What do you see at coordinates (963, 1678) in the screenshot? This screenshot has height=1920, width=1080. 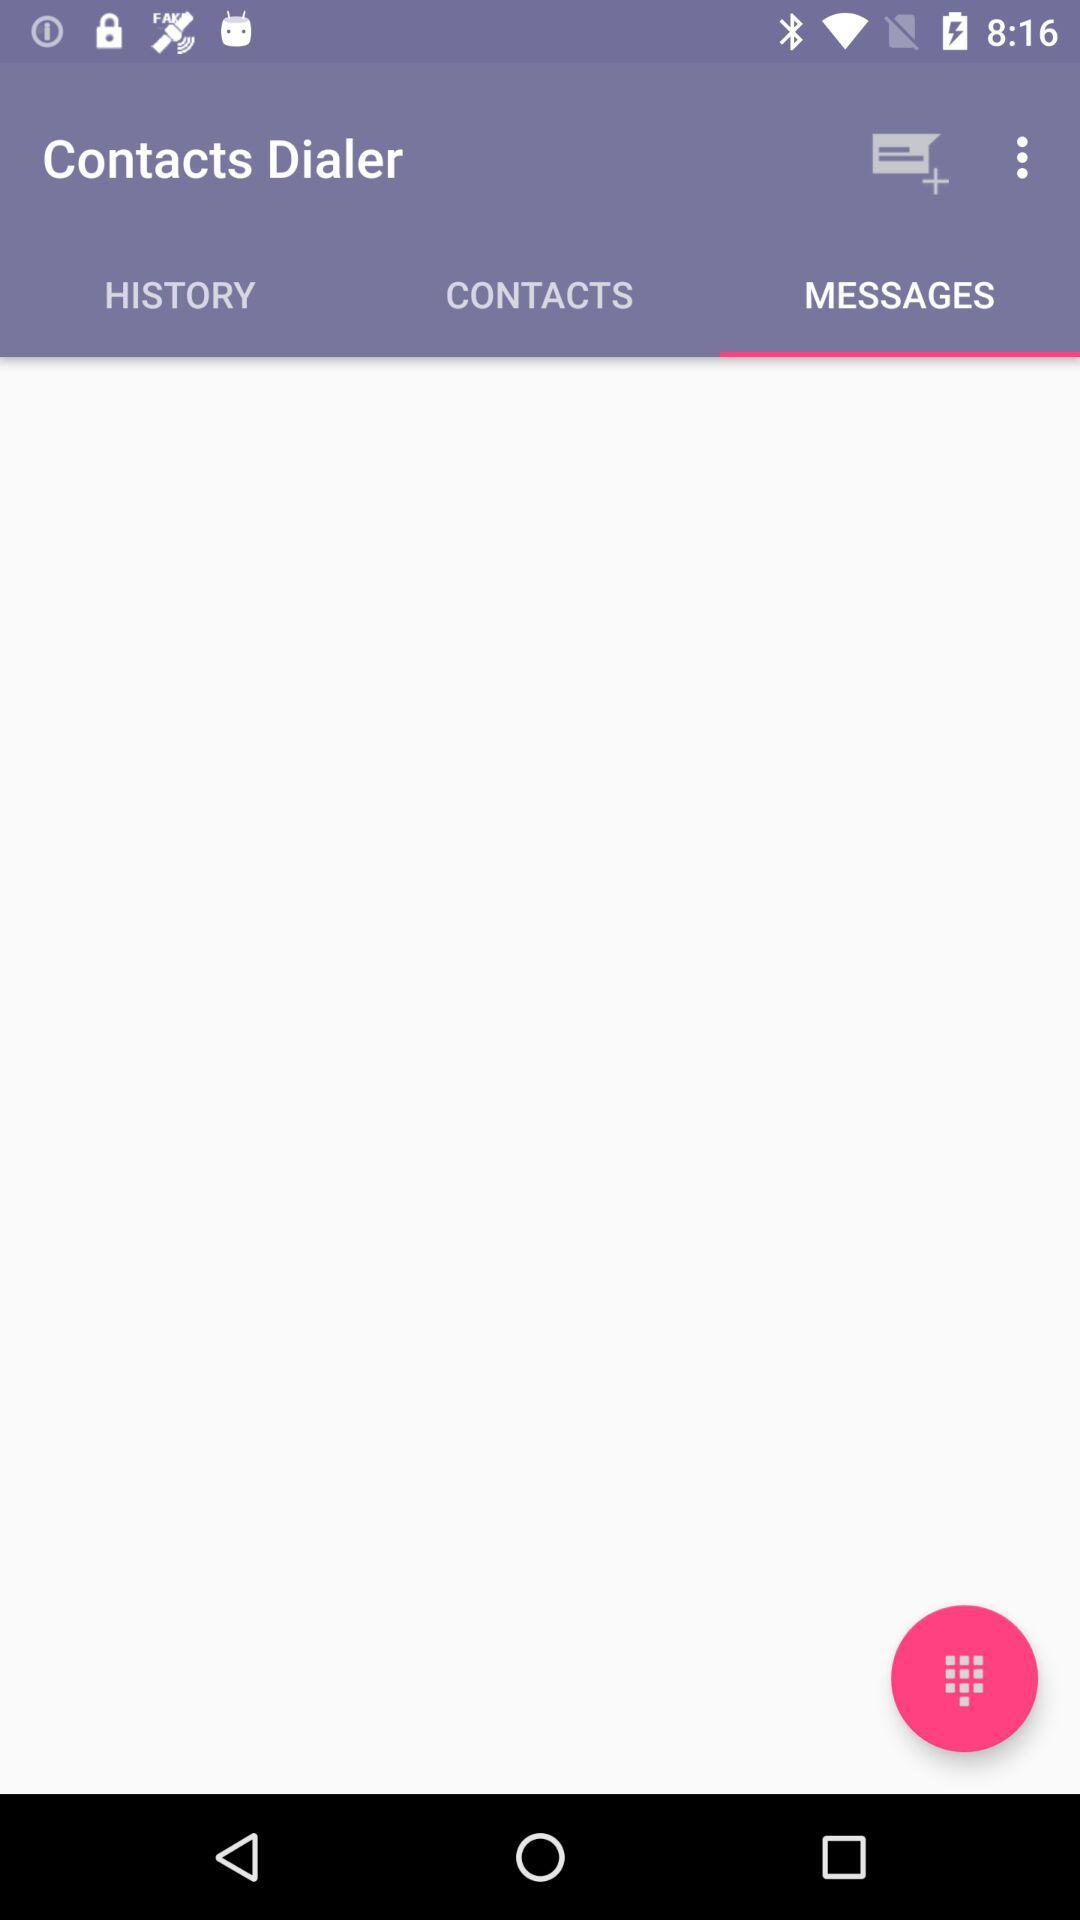 I see `open the keypad` at bounding box center [963, 1678].